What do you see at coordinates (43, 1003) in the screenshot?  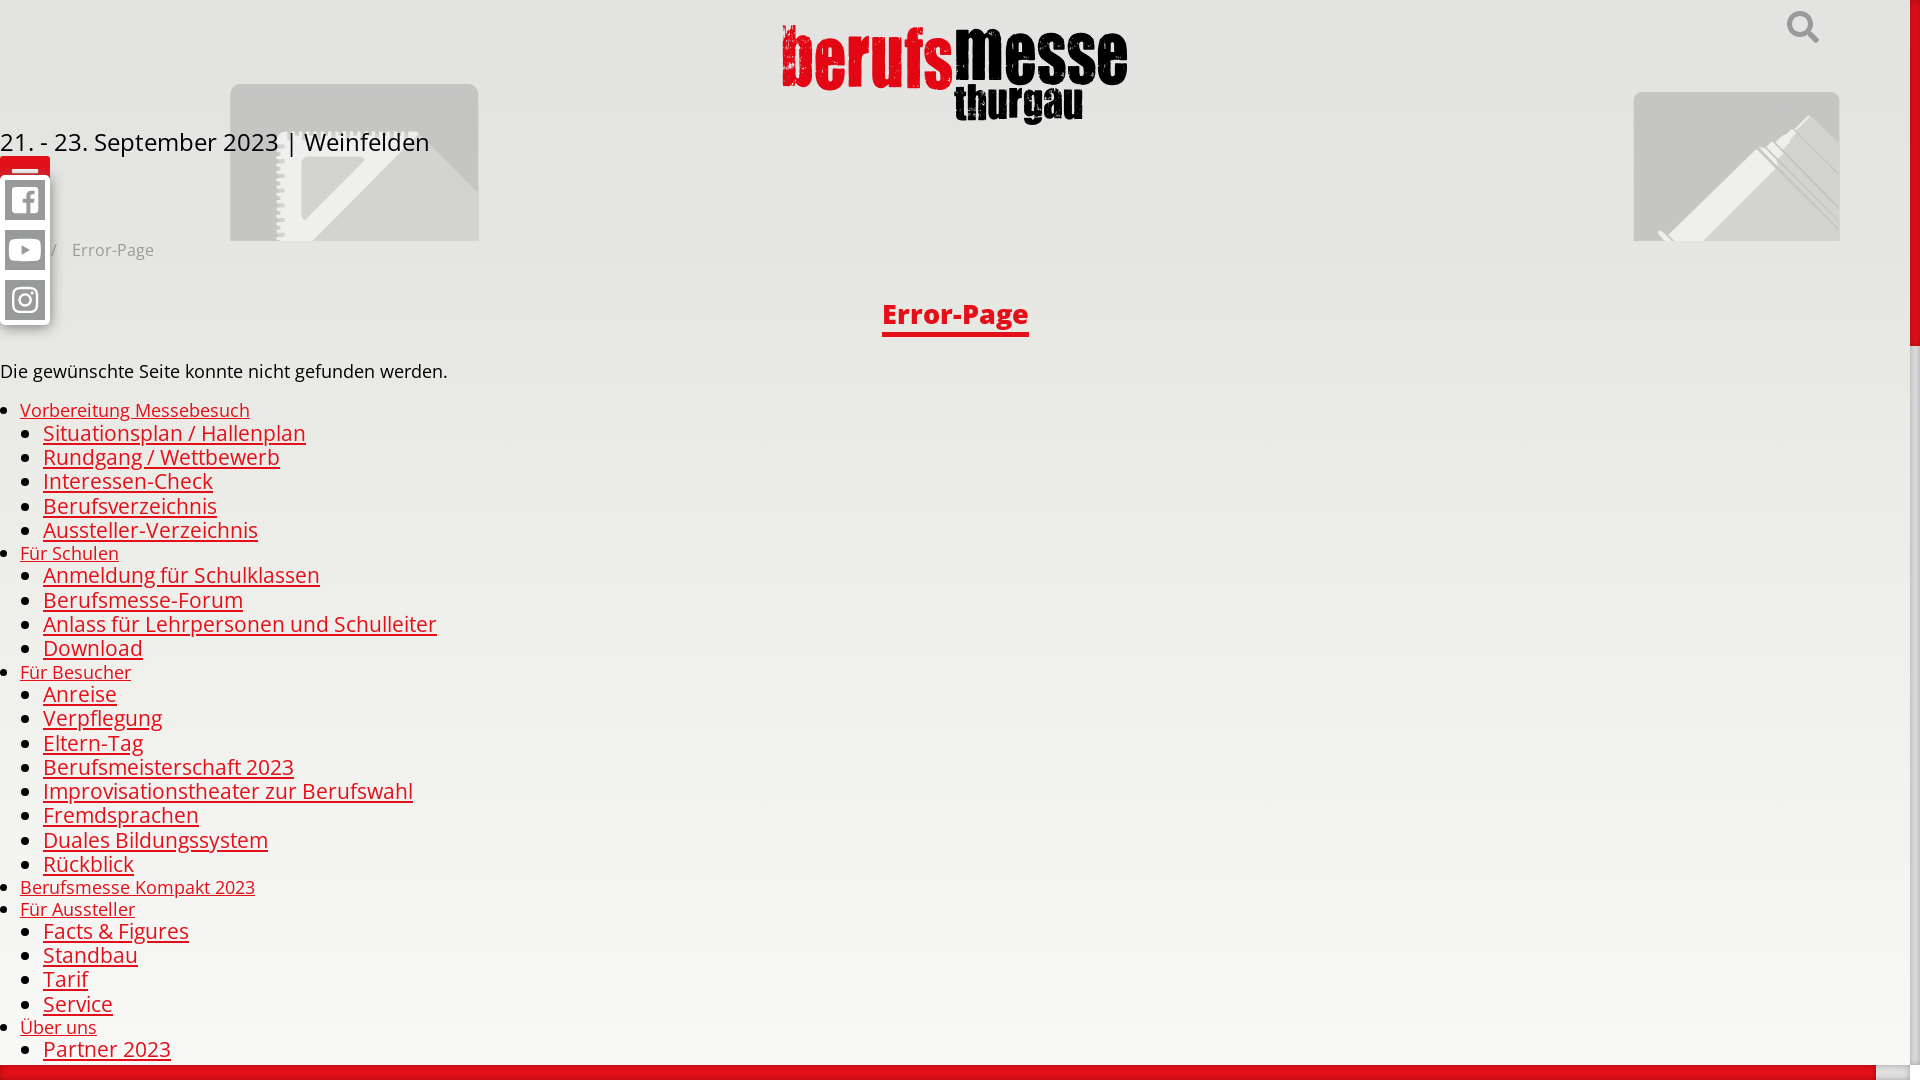 I see `'Service'` at bounding box center [43, 1003].